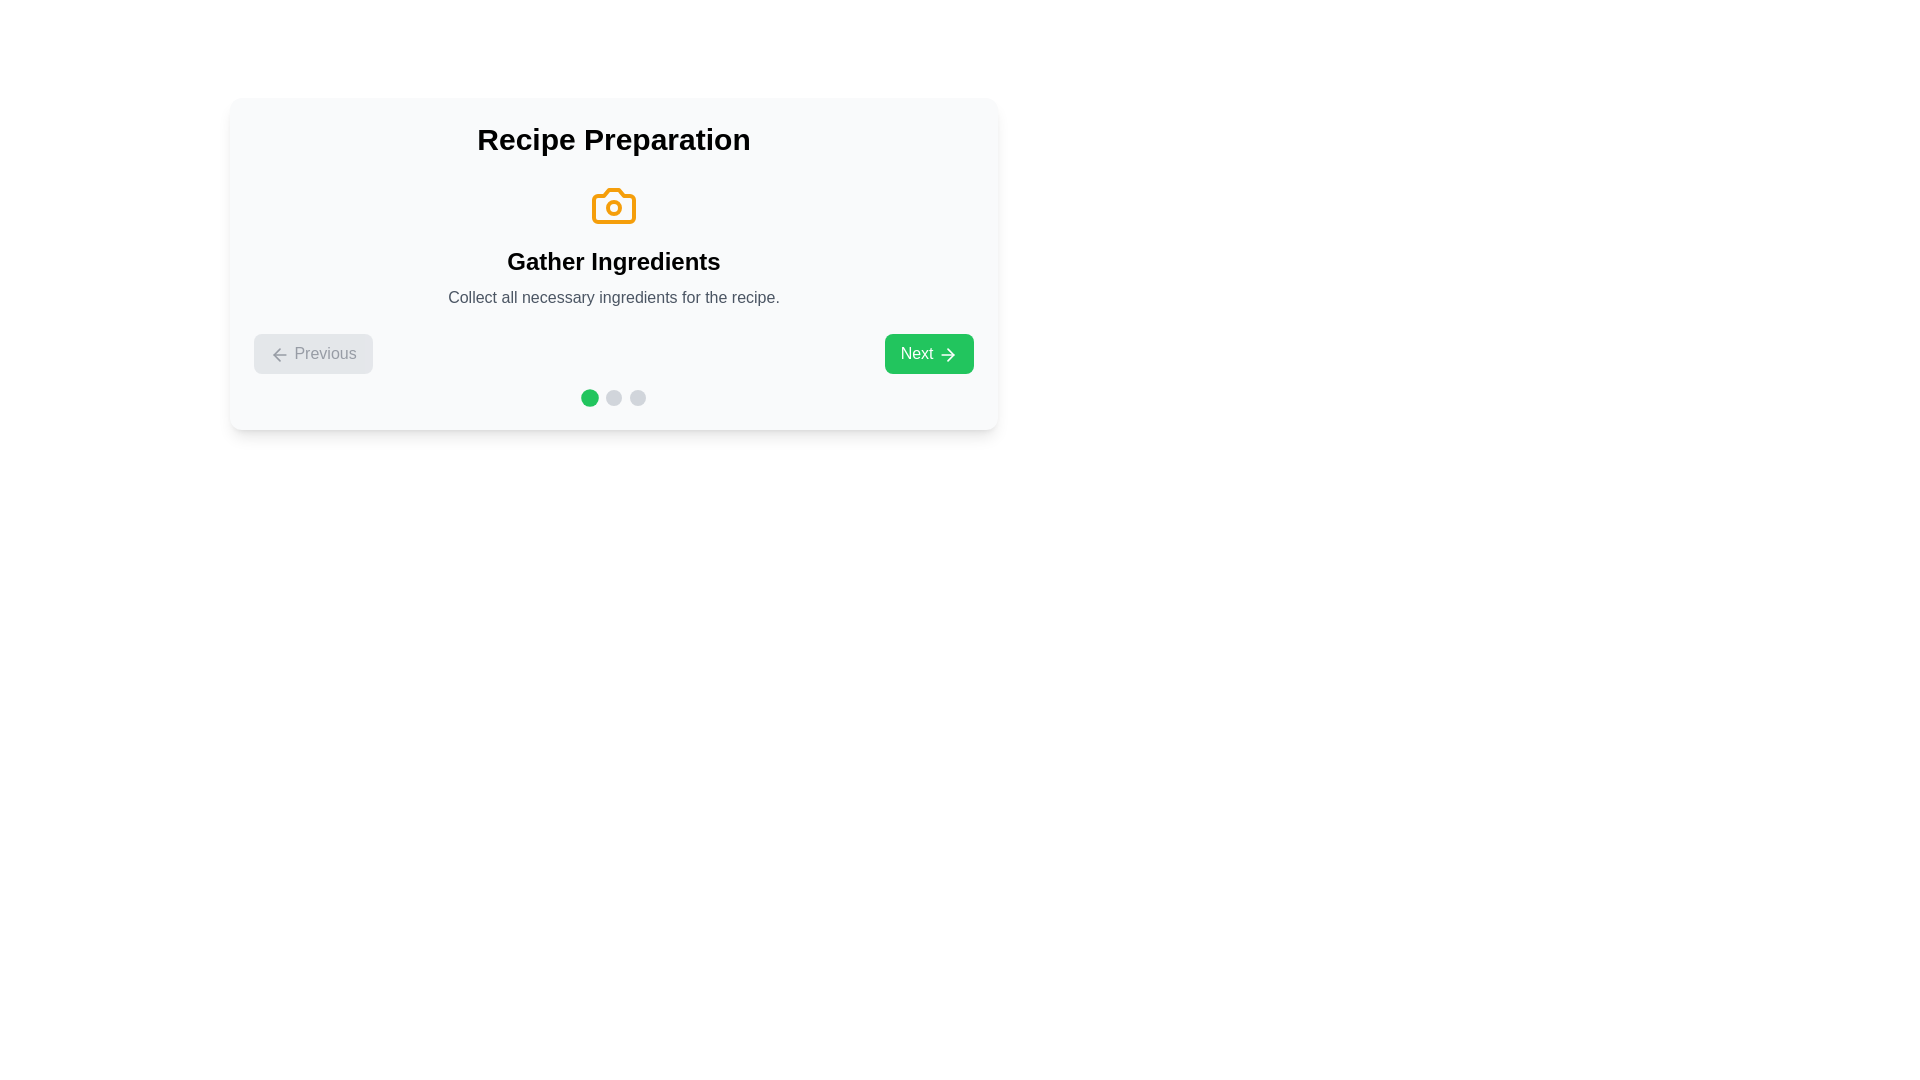  I want to click on the navigation button located on the right side of the interface, positioned at the bottom of the central card, so click(928, 353).